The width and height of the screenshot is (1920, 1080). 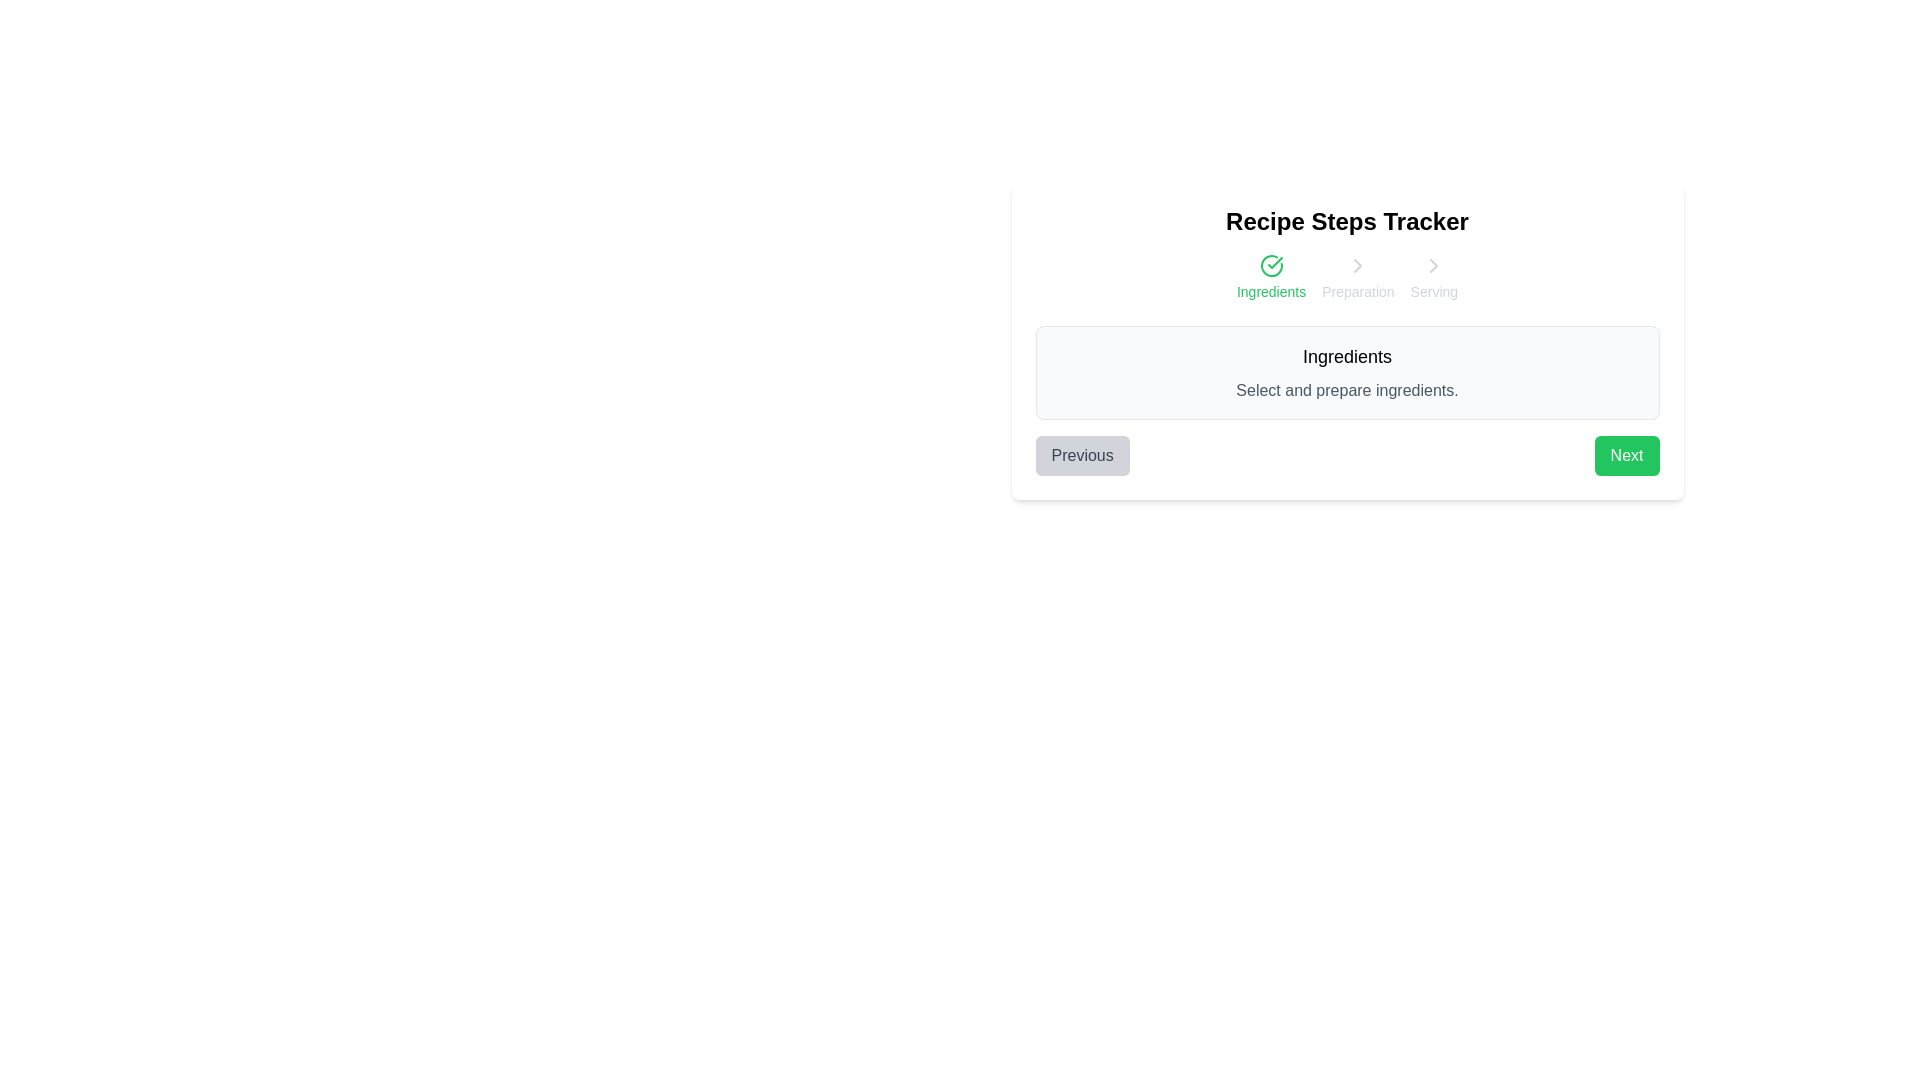 What do you see at coordinates (1627, 455) in the screenshot?
I see `the second button on the far right of the horizontal layout to proceed to the next step in the workflow` at bounding box center [1627, 455].